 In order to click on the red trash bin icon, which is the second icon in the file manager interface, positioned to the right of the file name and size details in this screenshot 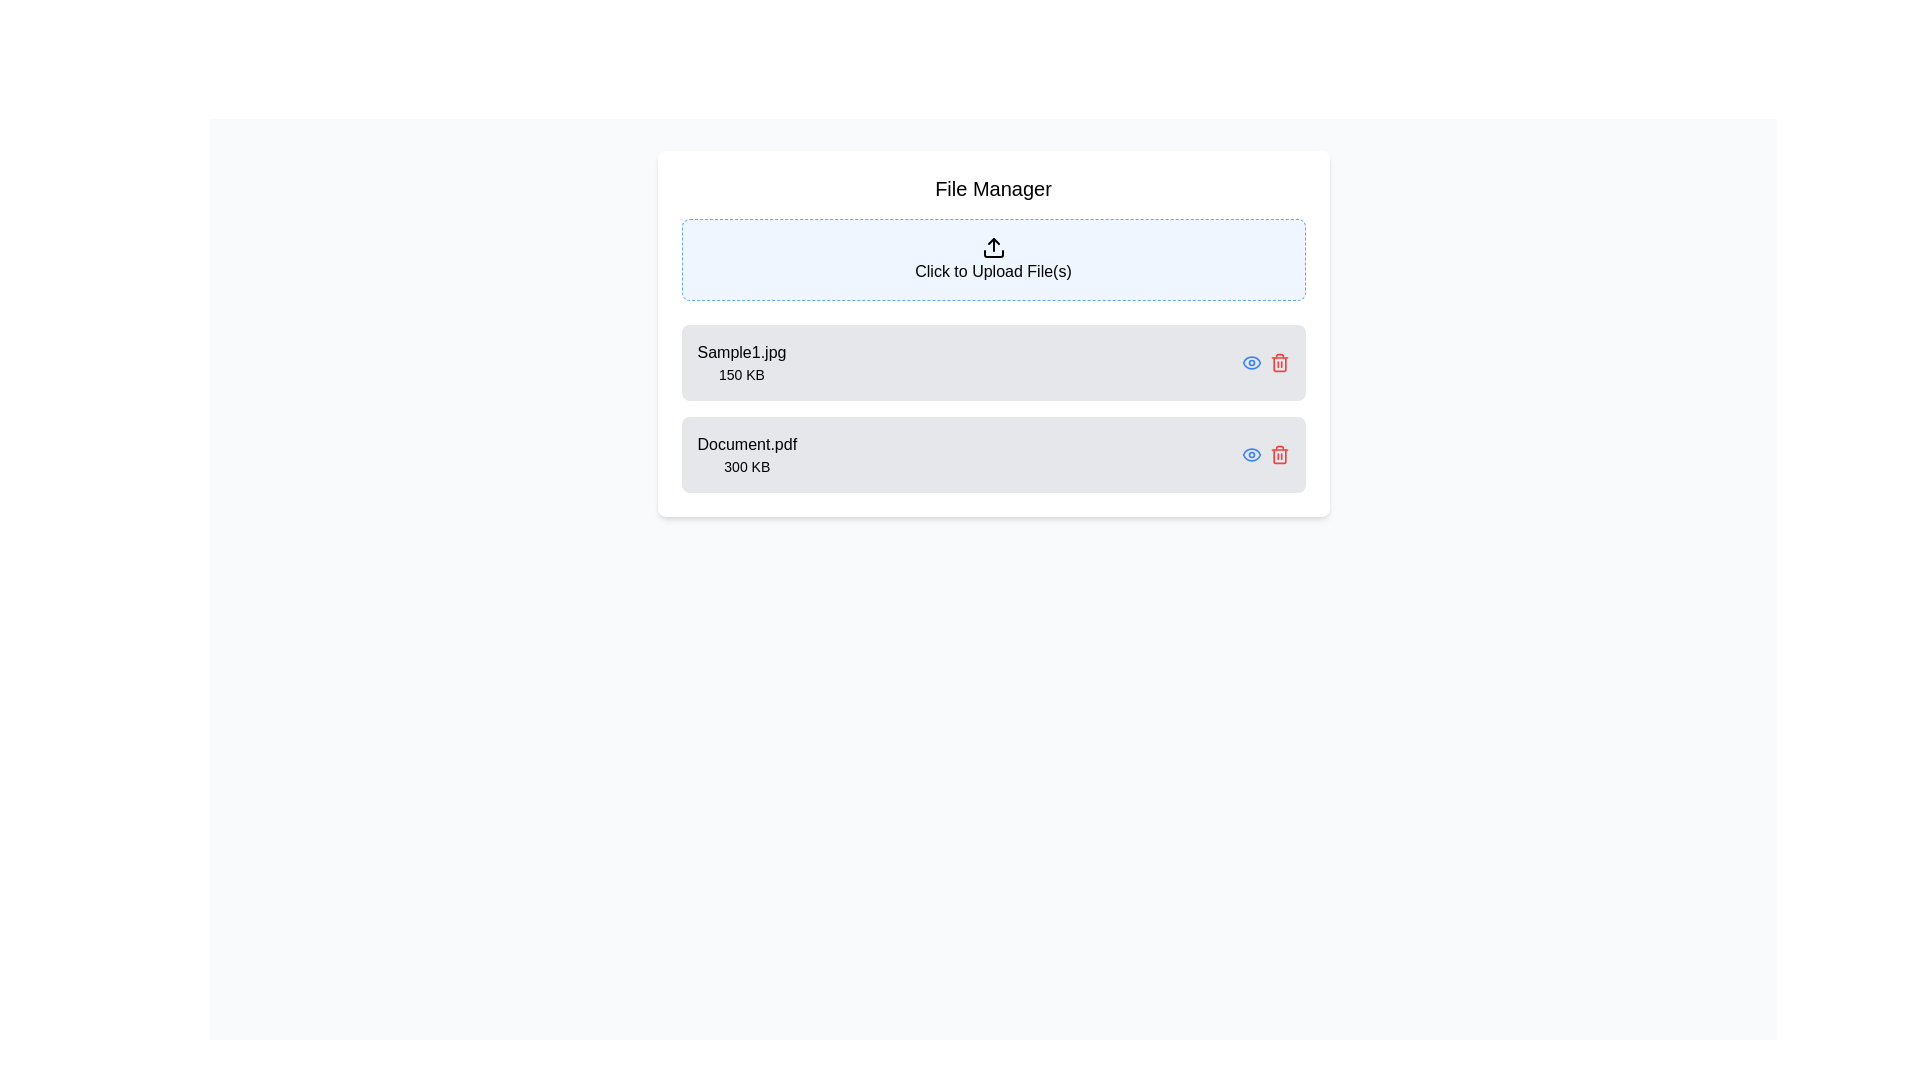, I will do `click(1278, 362)`.